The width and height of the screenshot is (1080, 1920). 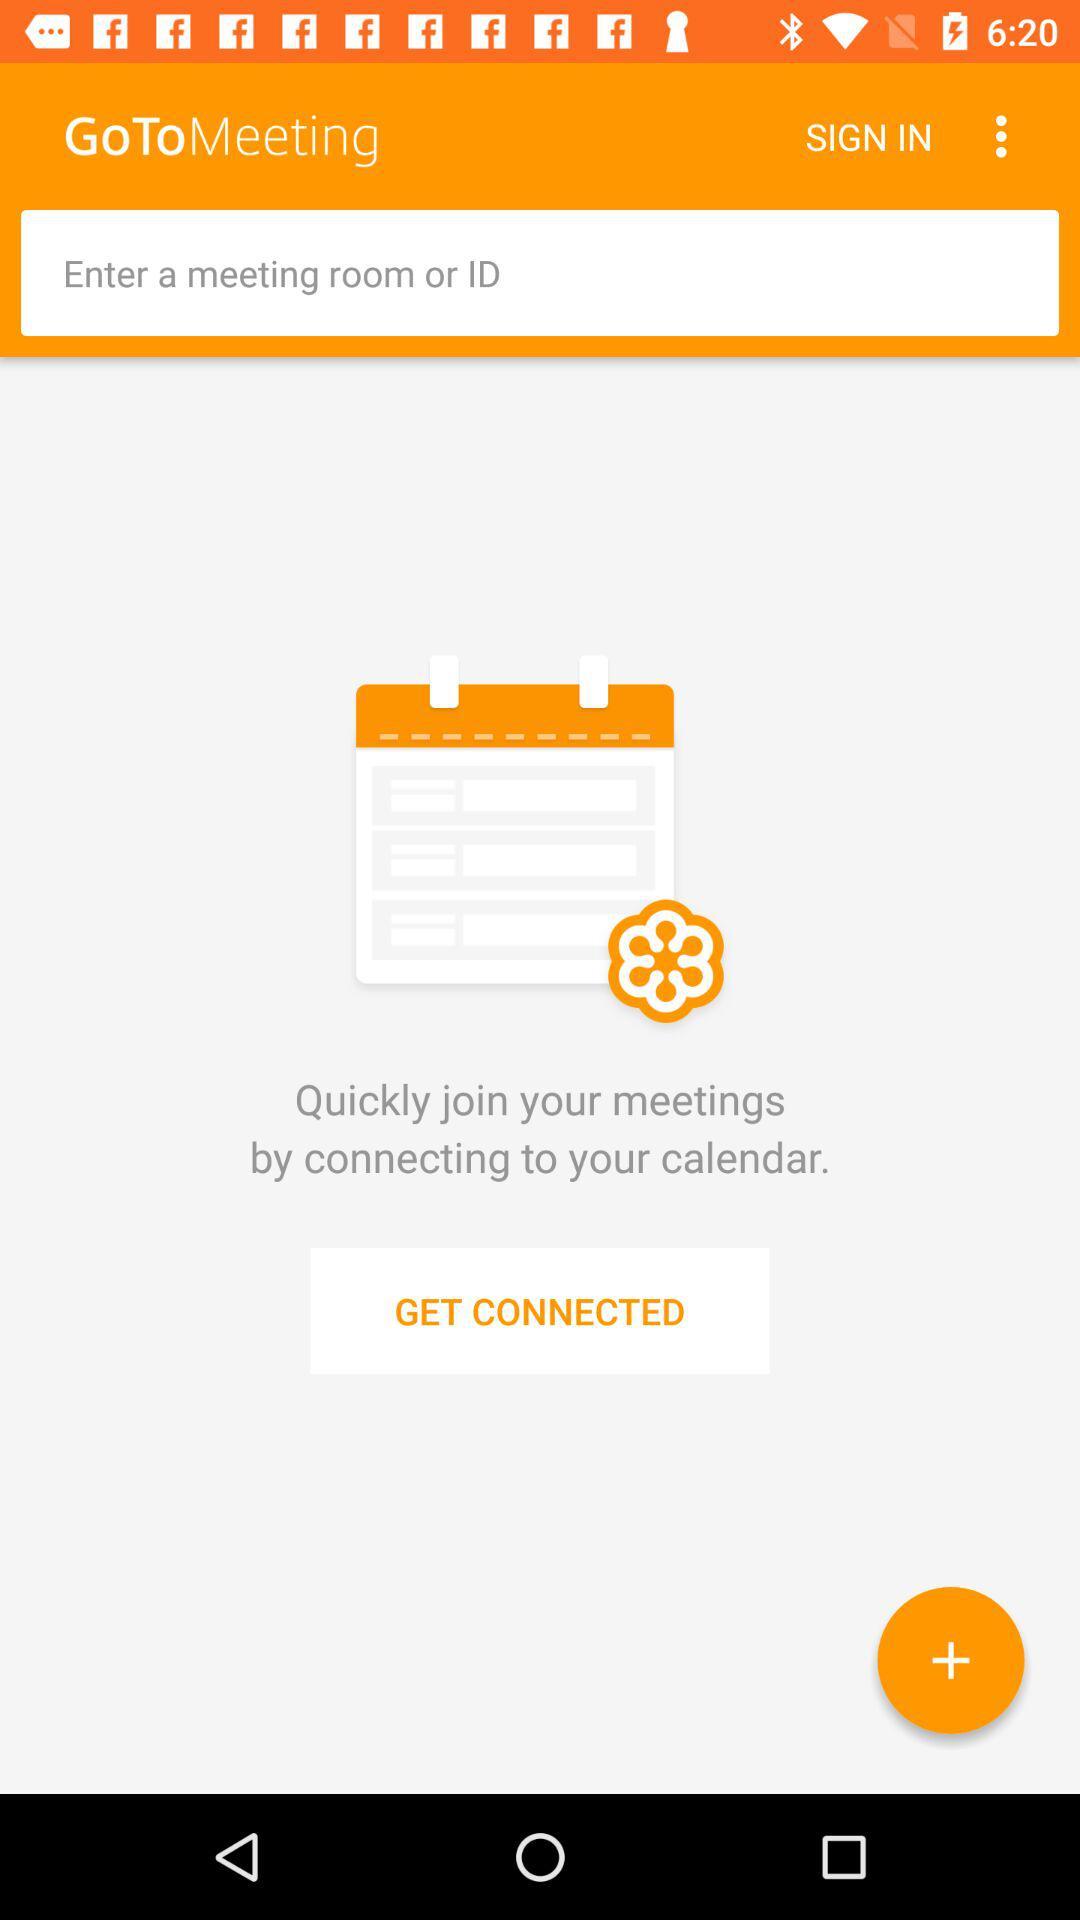 What do you see at coordinates (1006, 135) in the screenshot?
I see `the item next to the sign in` at bounding box center [1006, 135].